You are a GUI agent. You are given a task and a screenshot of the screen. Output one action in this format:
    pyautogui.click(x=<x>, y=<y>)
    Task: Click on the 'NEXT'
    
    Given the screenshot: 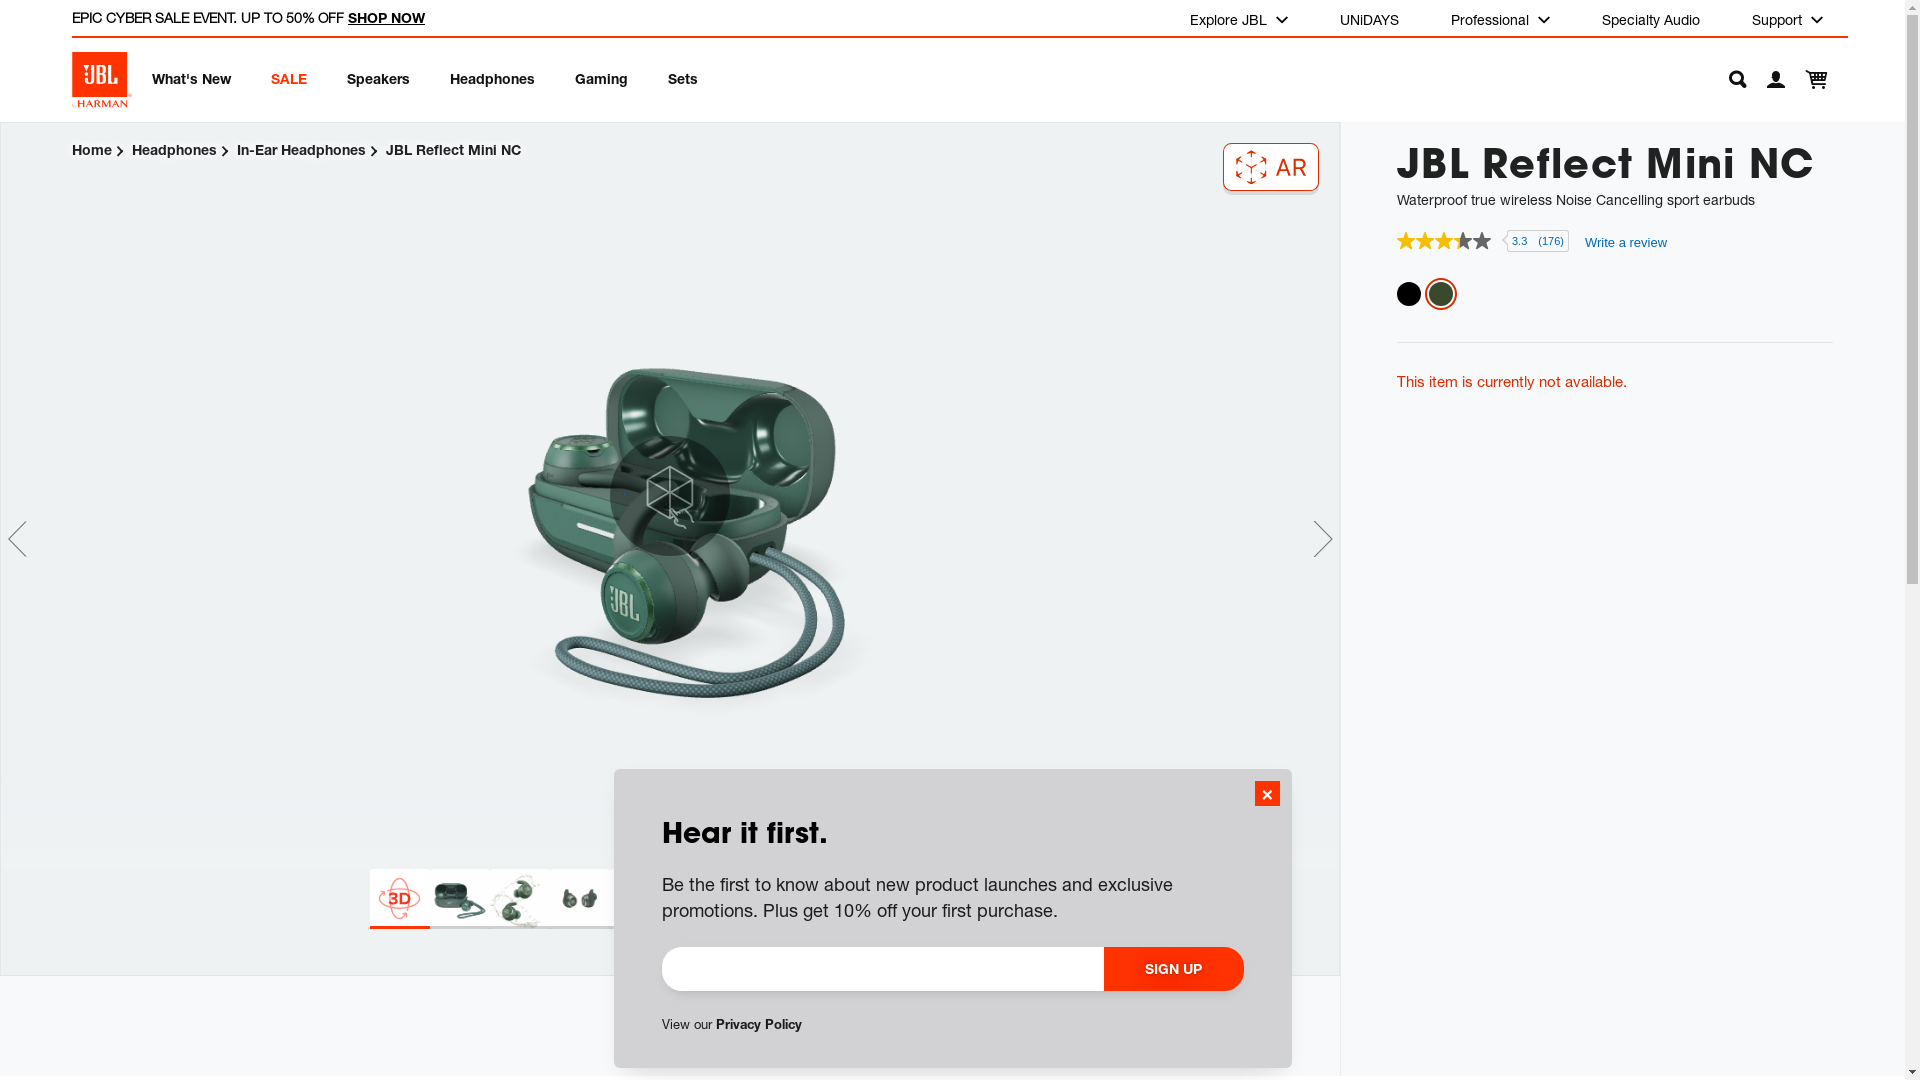 What is the action you would take?
    pyautogui.click(x=1323, y=538)
    